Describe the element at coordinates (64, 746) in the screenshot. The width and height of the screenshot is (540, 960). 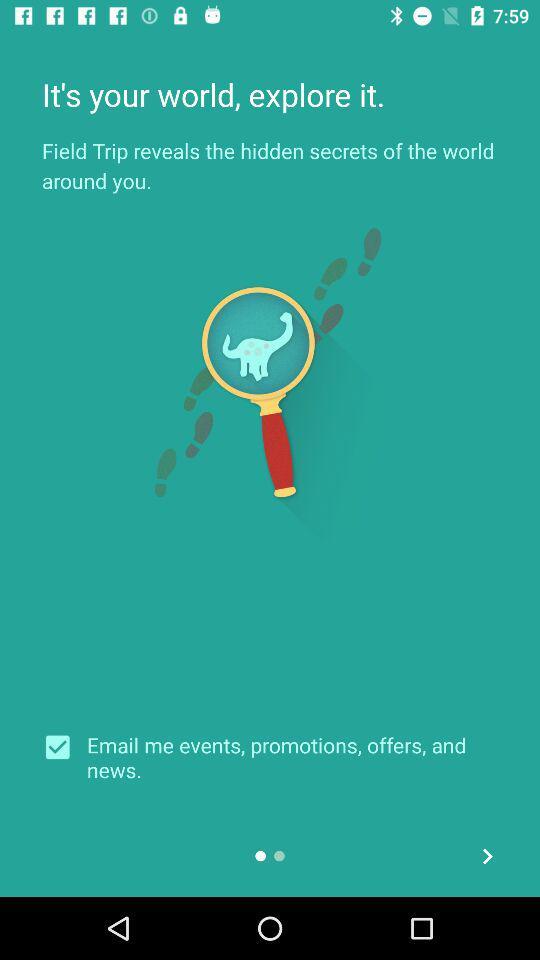
I see `get email spam` at that location.